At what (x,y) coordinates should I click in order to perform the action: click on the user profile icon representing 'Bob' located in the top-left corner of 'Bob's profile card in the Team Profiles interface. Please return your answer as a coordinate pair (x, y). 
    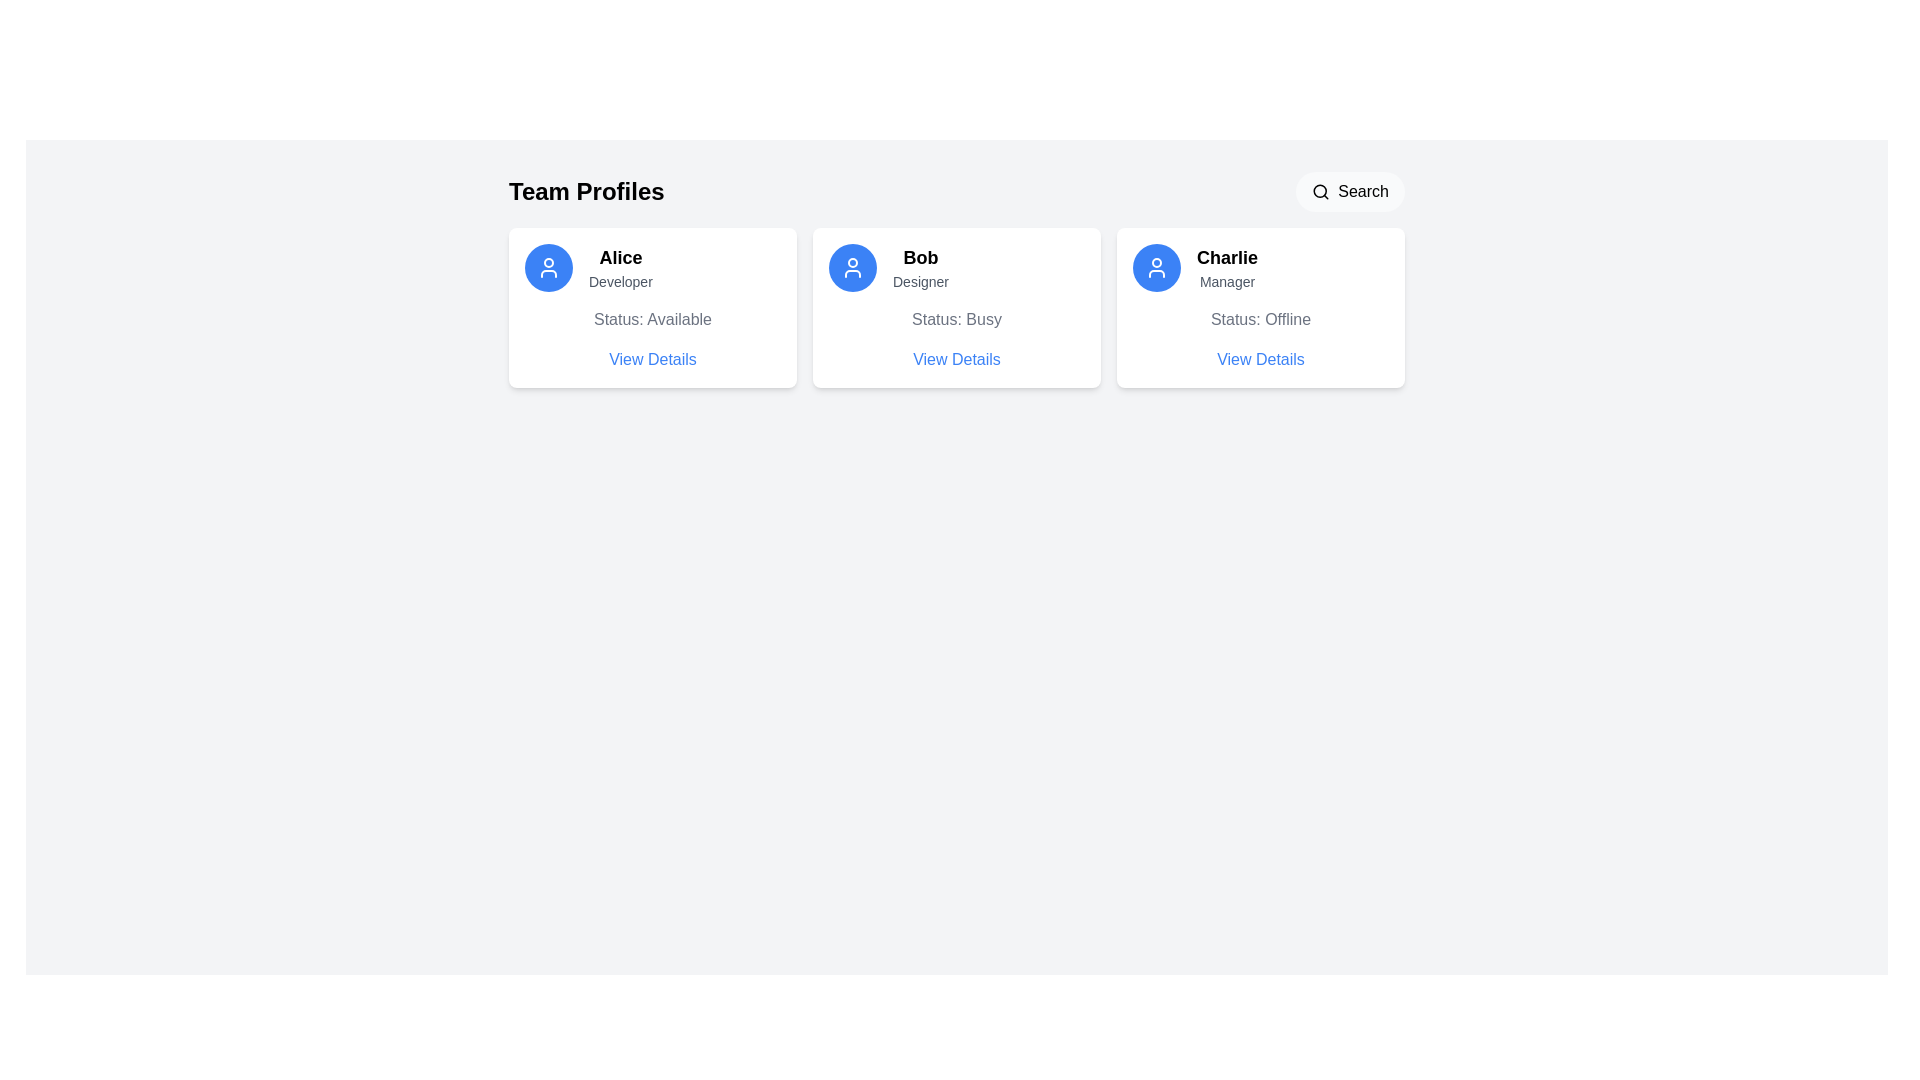
    Looking at the image, I should click on (853, 266).